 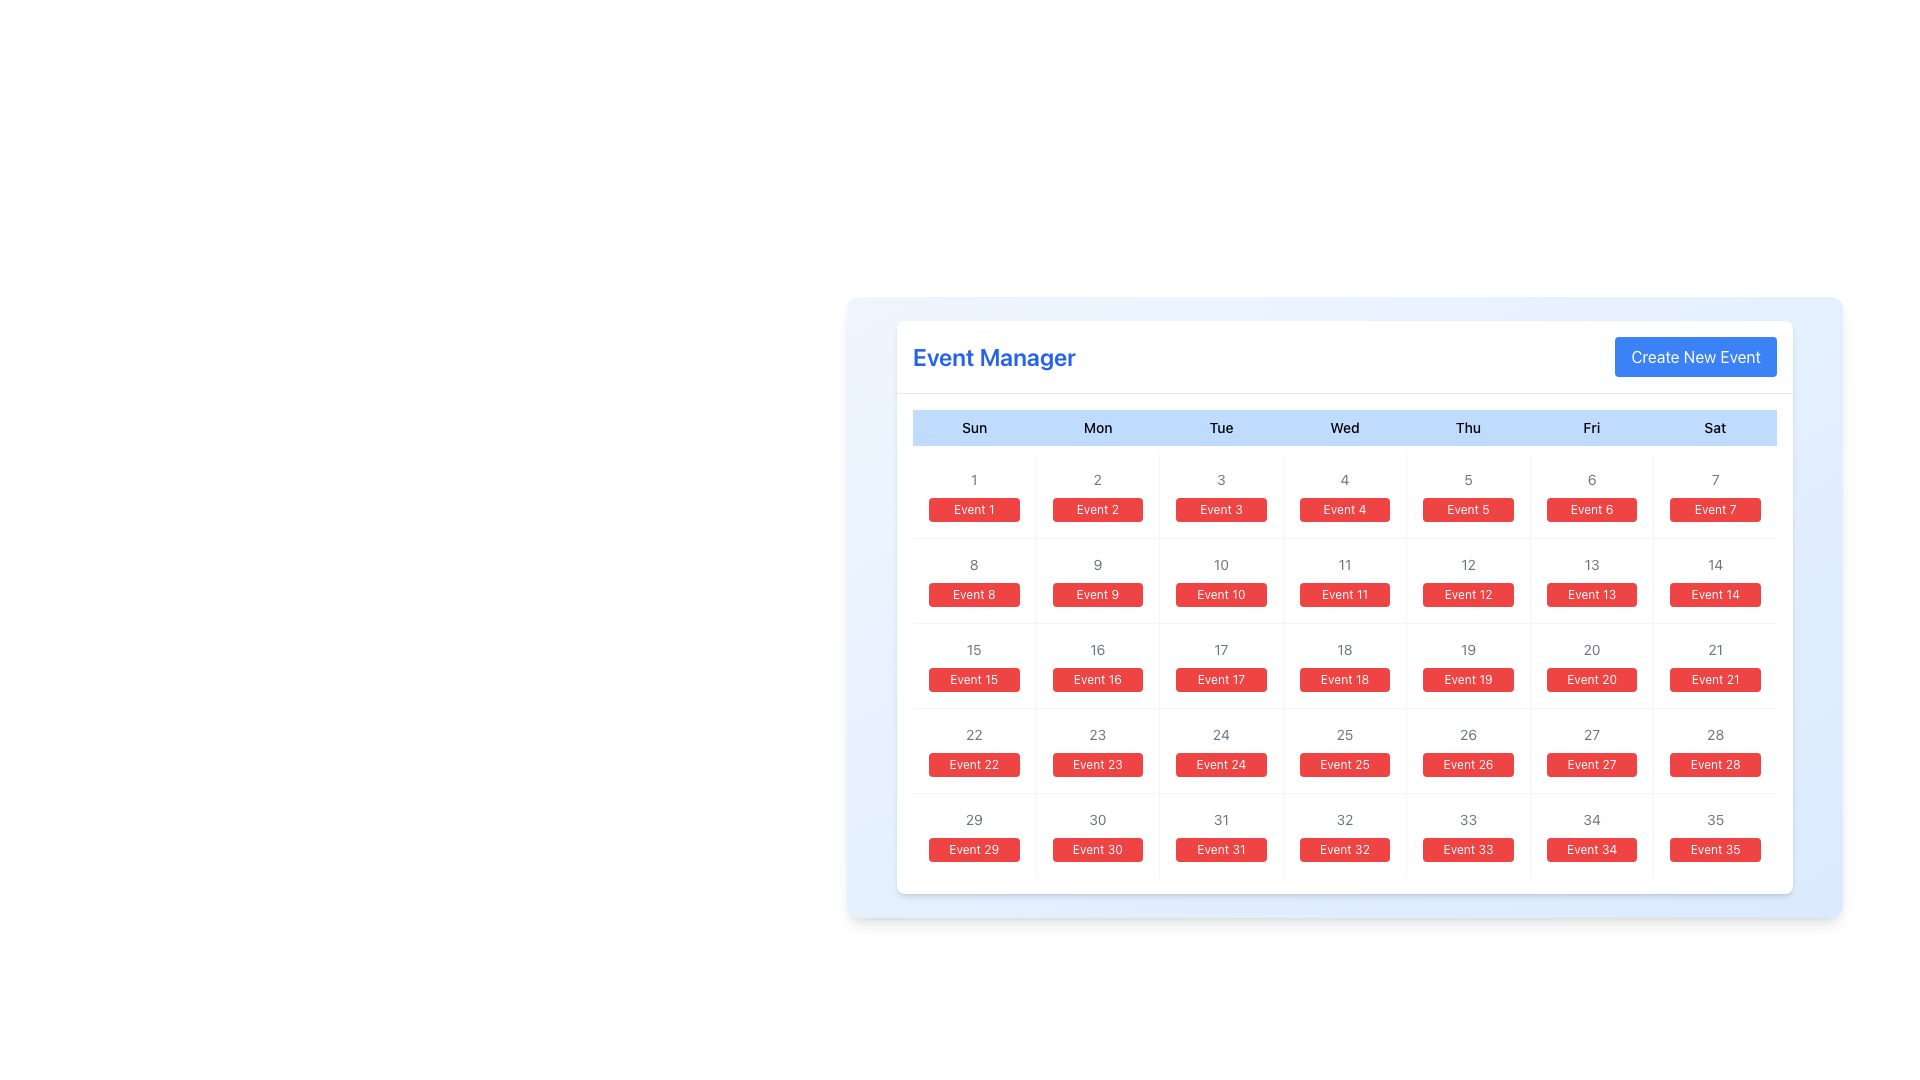 What do you see at coordinates (1344, 678) in the screenshot?
I see `the red button for 'Event 18' located in the 'Wed' column of the calendar grid, positioned below the number '18'` at bounding box center [1344, 678].